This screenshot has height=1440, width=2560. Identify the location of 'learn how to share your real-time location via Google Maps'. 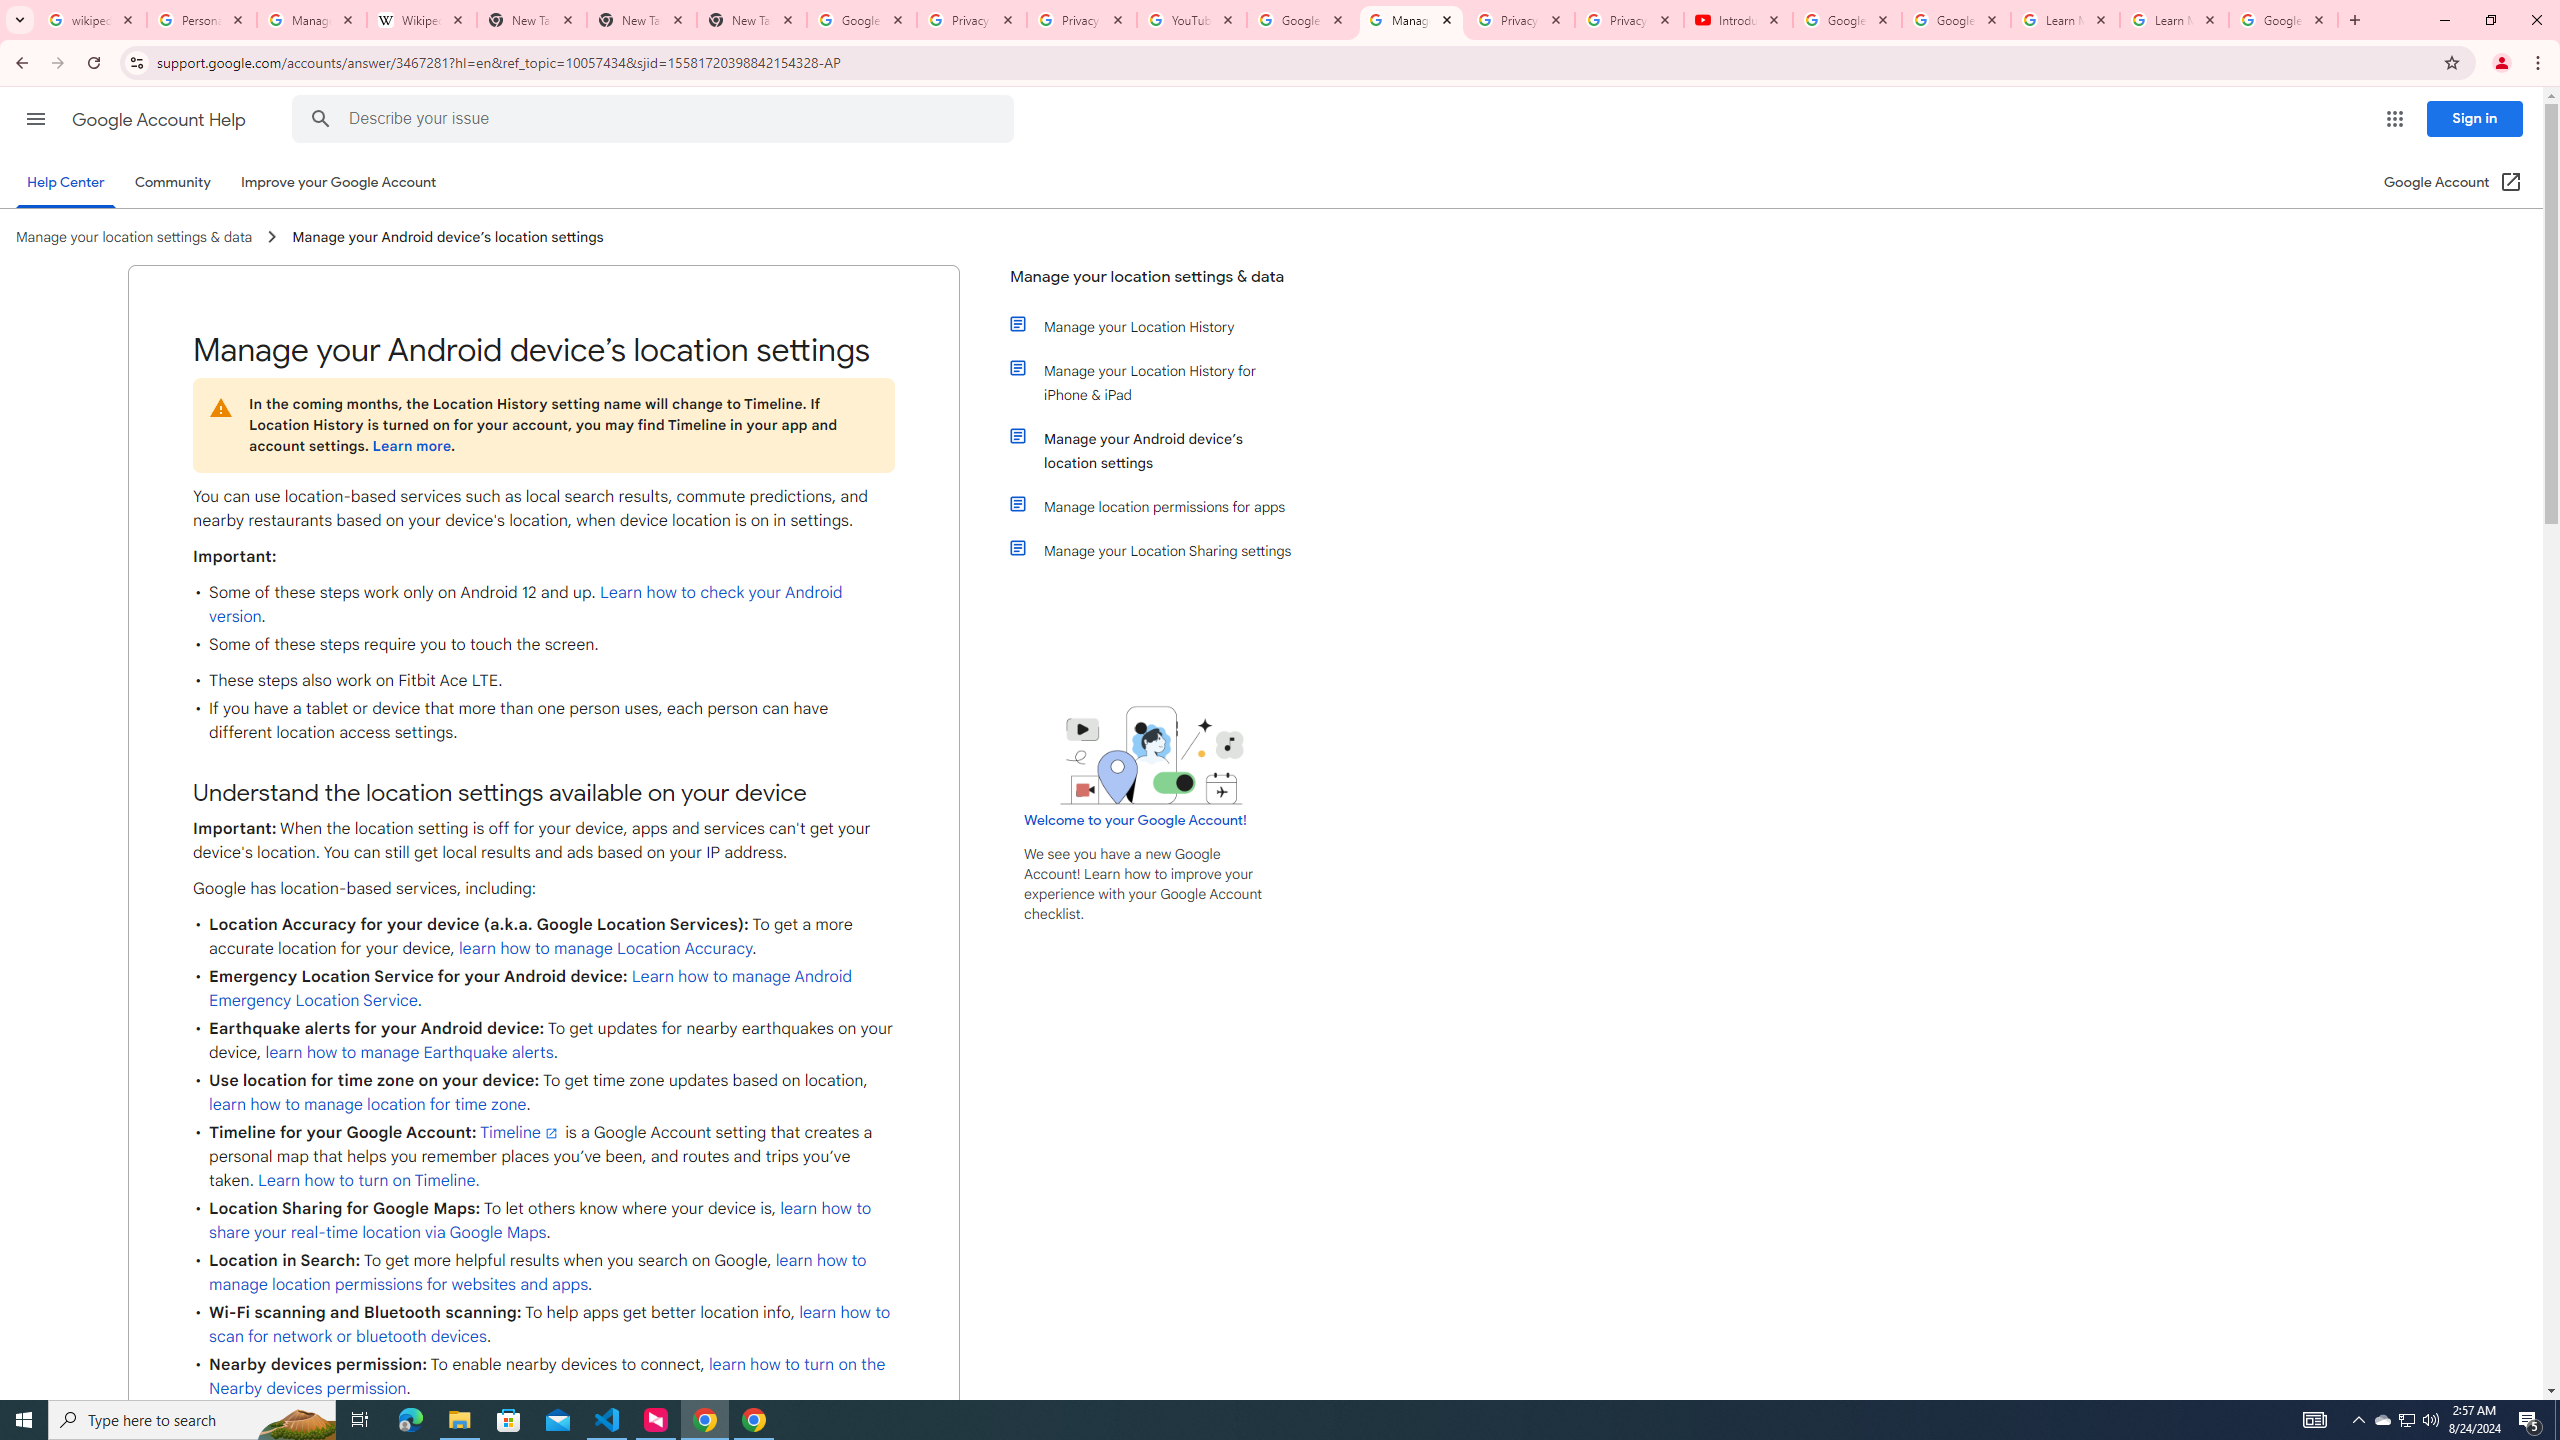
(541, 1221).